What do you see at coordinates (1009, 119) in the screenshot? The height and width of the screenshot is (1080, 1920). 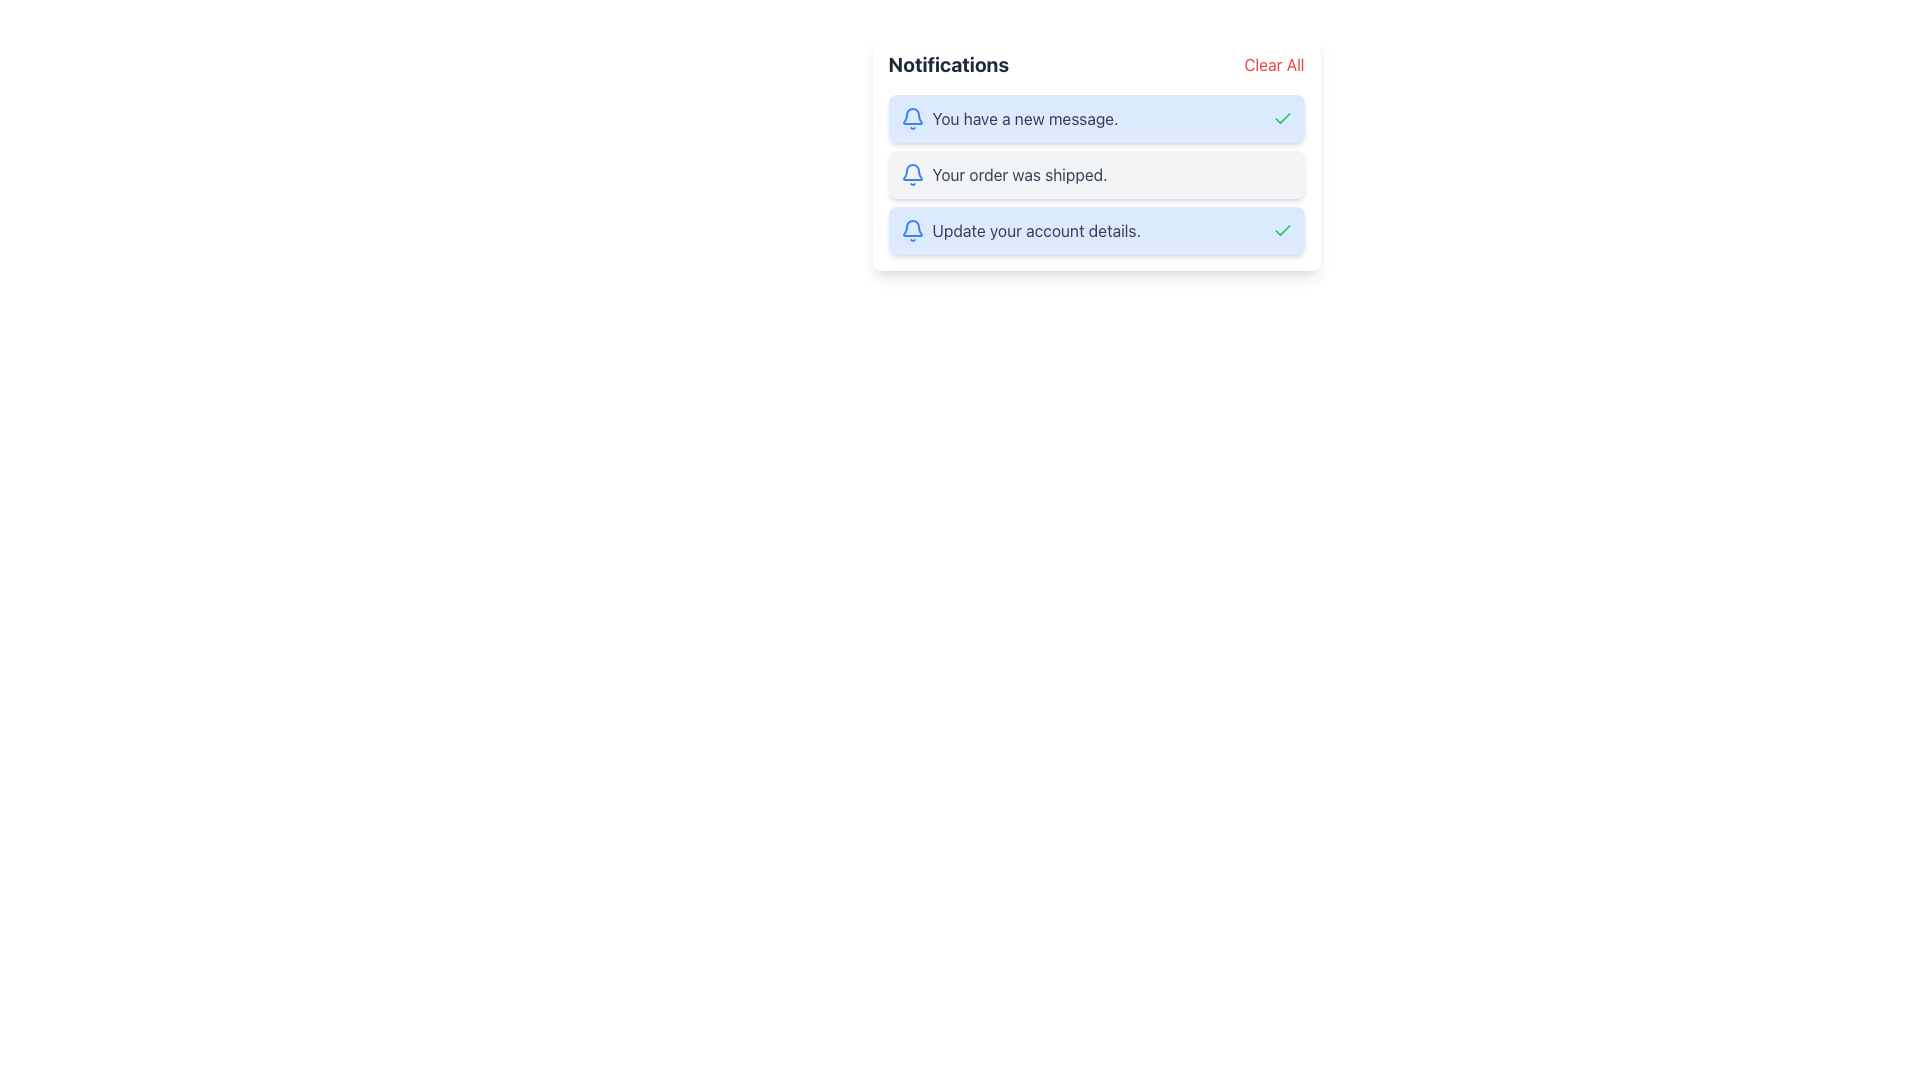 I see `the Notification Item displaying 'You have a new message.' with a bell icon on the left` at bounding box center [1009, 119].